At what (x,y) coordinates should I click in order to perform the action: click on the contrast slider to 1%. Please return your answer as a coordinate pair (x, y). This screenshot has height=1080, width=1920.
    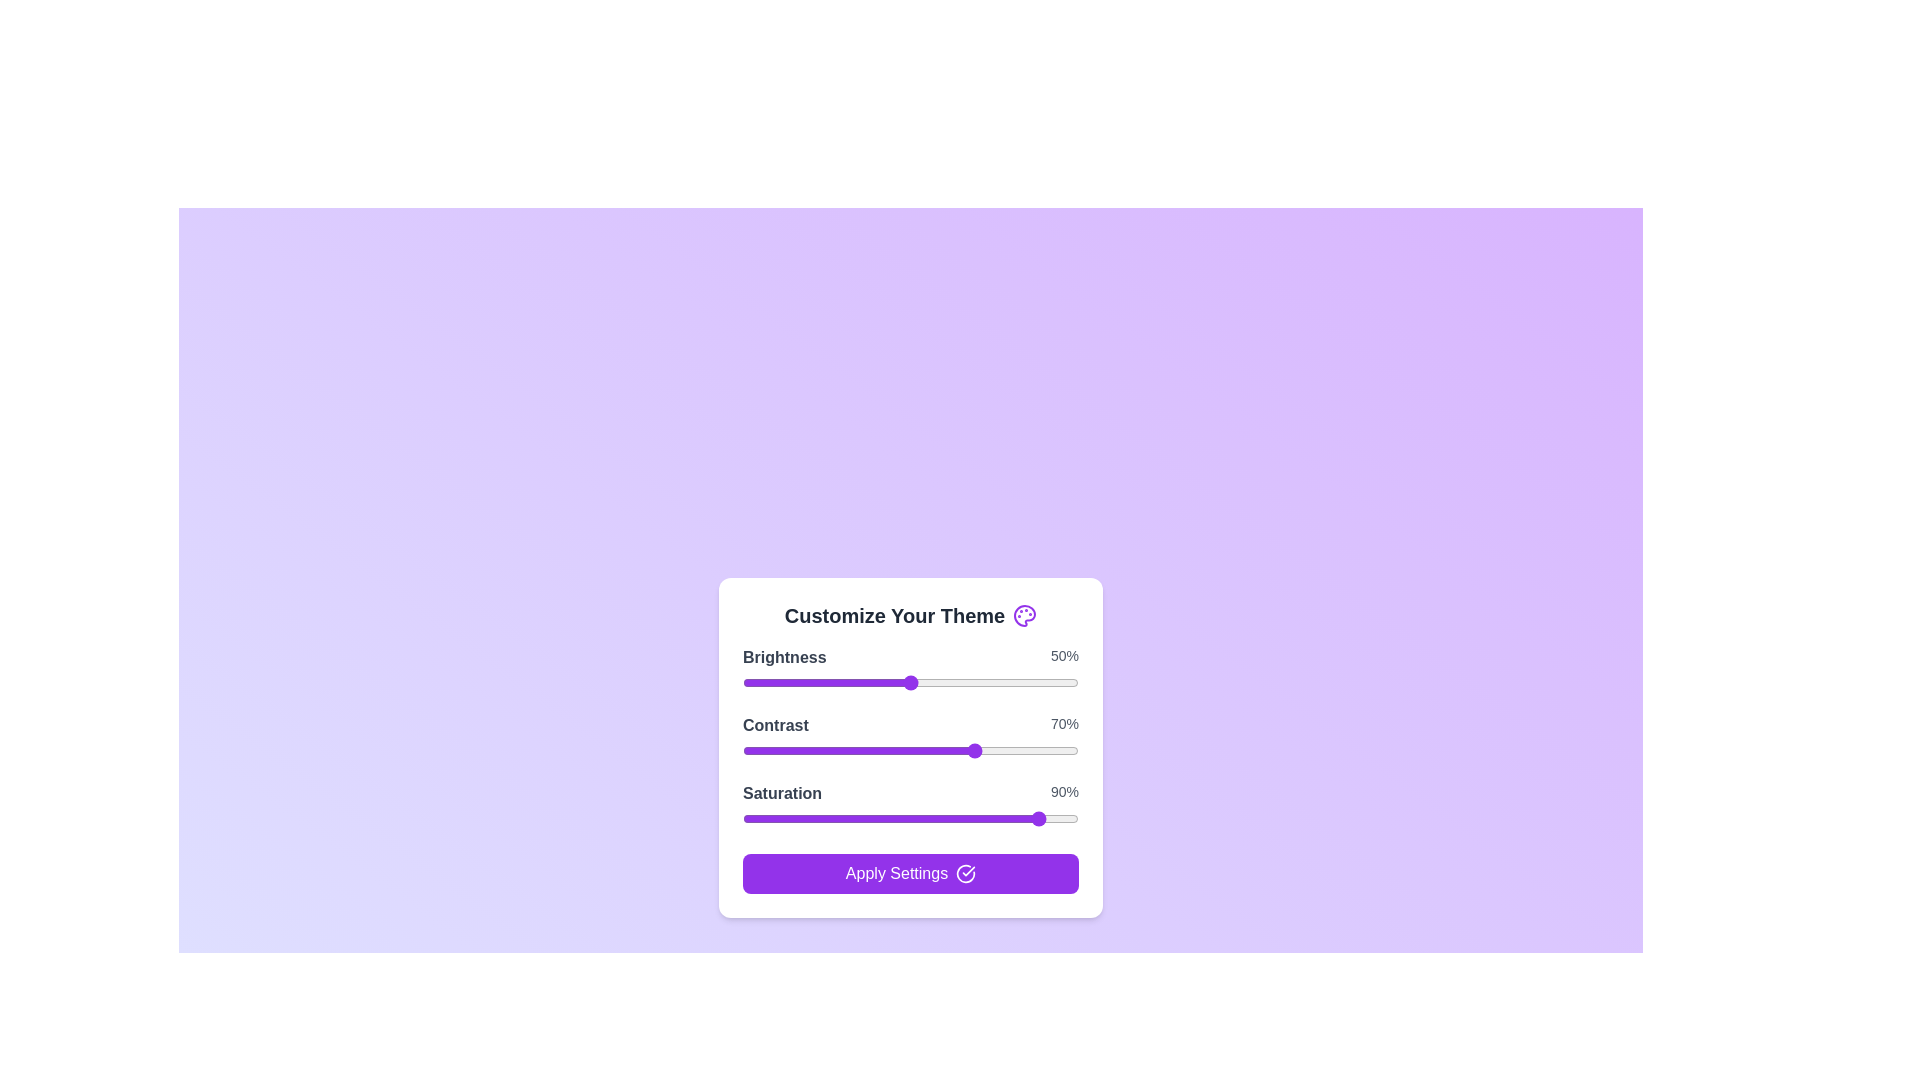
    Looking at the image, I should click on (745, 751).